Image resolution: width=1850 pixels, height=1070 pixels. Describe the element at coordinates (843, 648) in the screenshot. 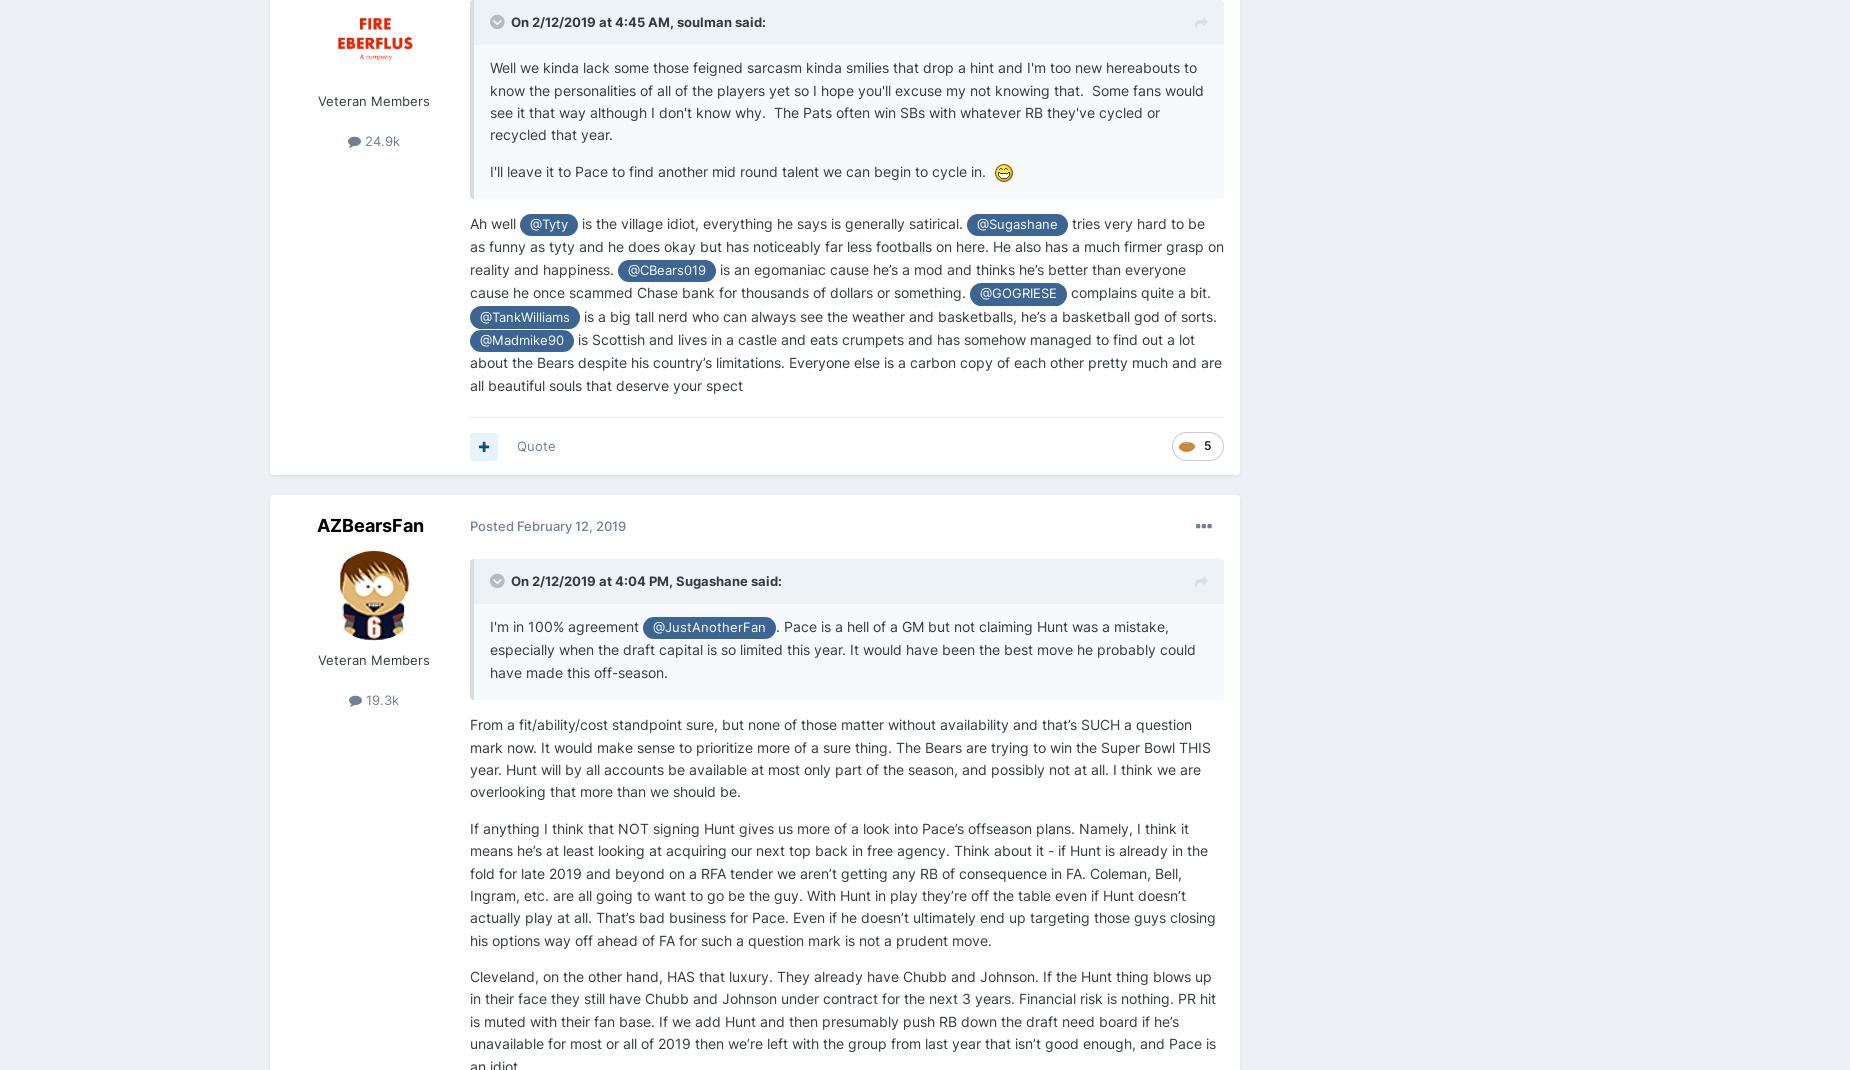

I see `'. Pace is a hell of a GM but not claiming Hunt was a mistake, especially when the draft capital is so limited this year. It would have been the best move he probably could have made this off-season.'` at that location.